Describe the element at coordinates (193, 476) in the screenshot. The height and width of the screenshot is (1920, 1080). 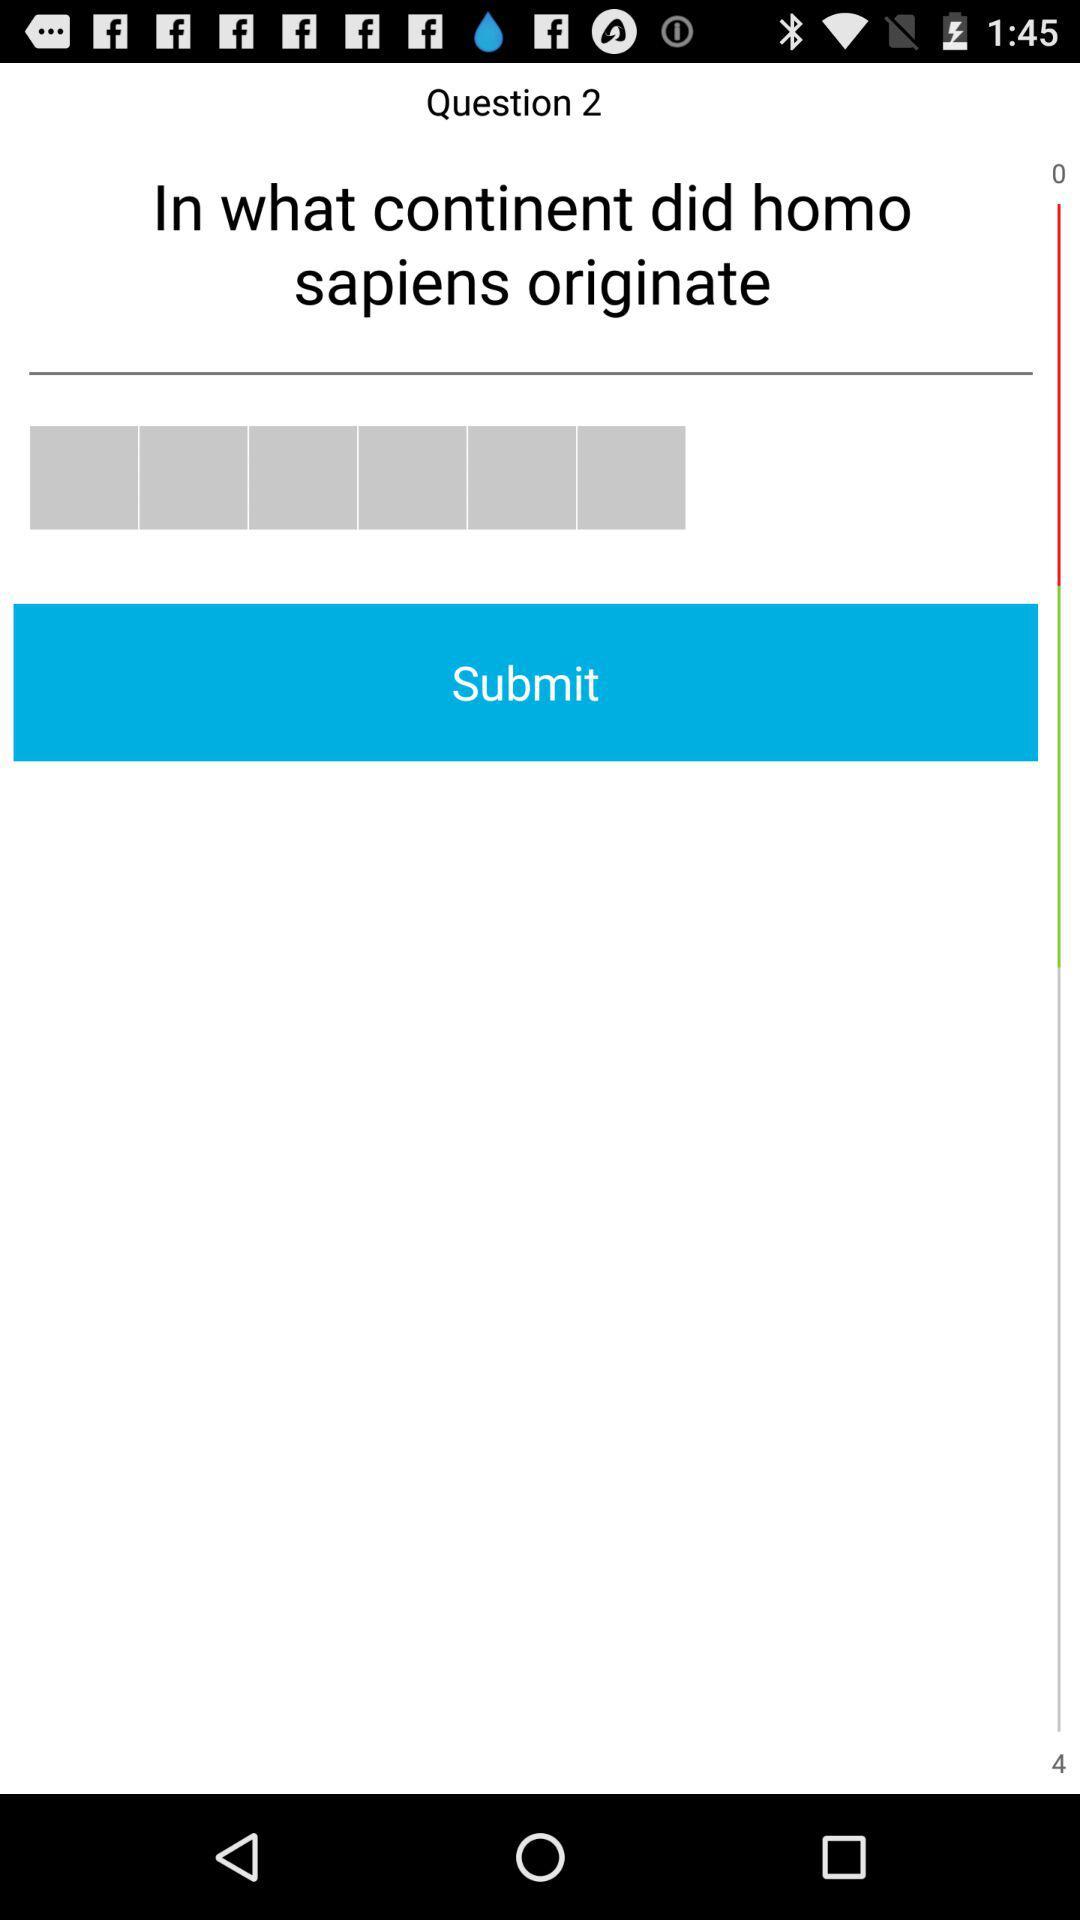
I see `the icon above the submit item` at that location.